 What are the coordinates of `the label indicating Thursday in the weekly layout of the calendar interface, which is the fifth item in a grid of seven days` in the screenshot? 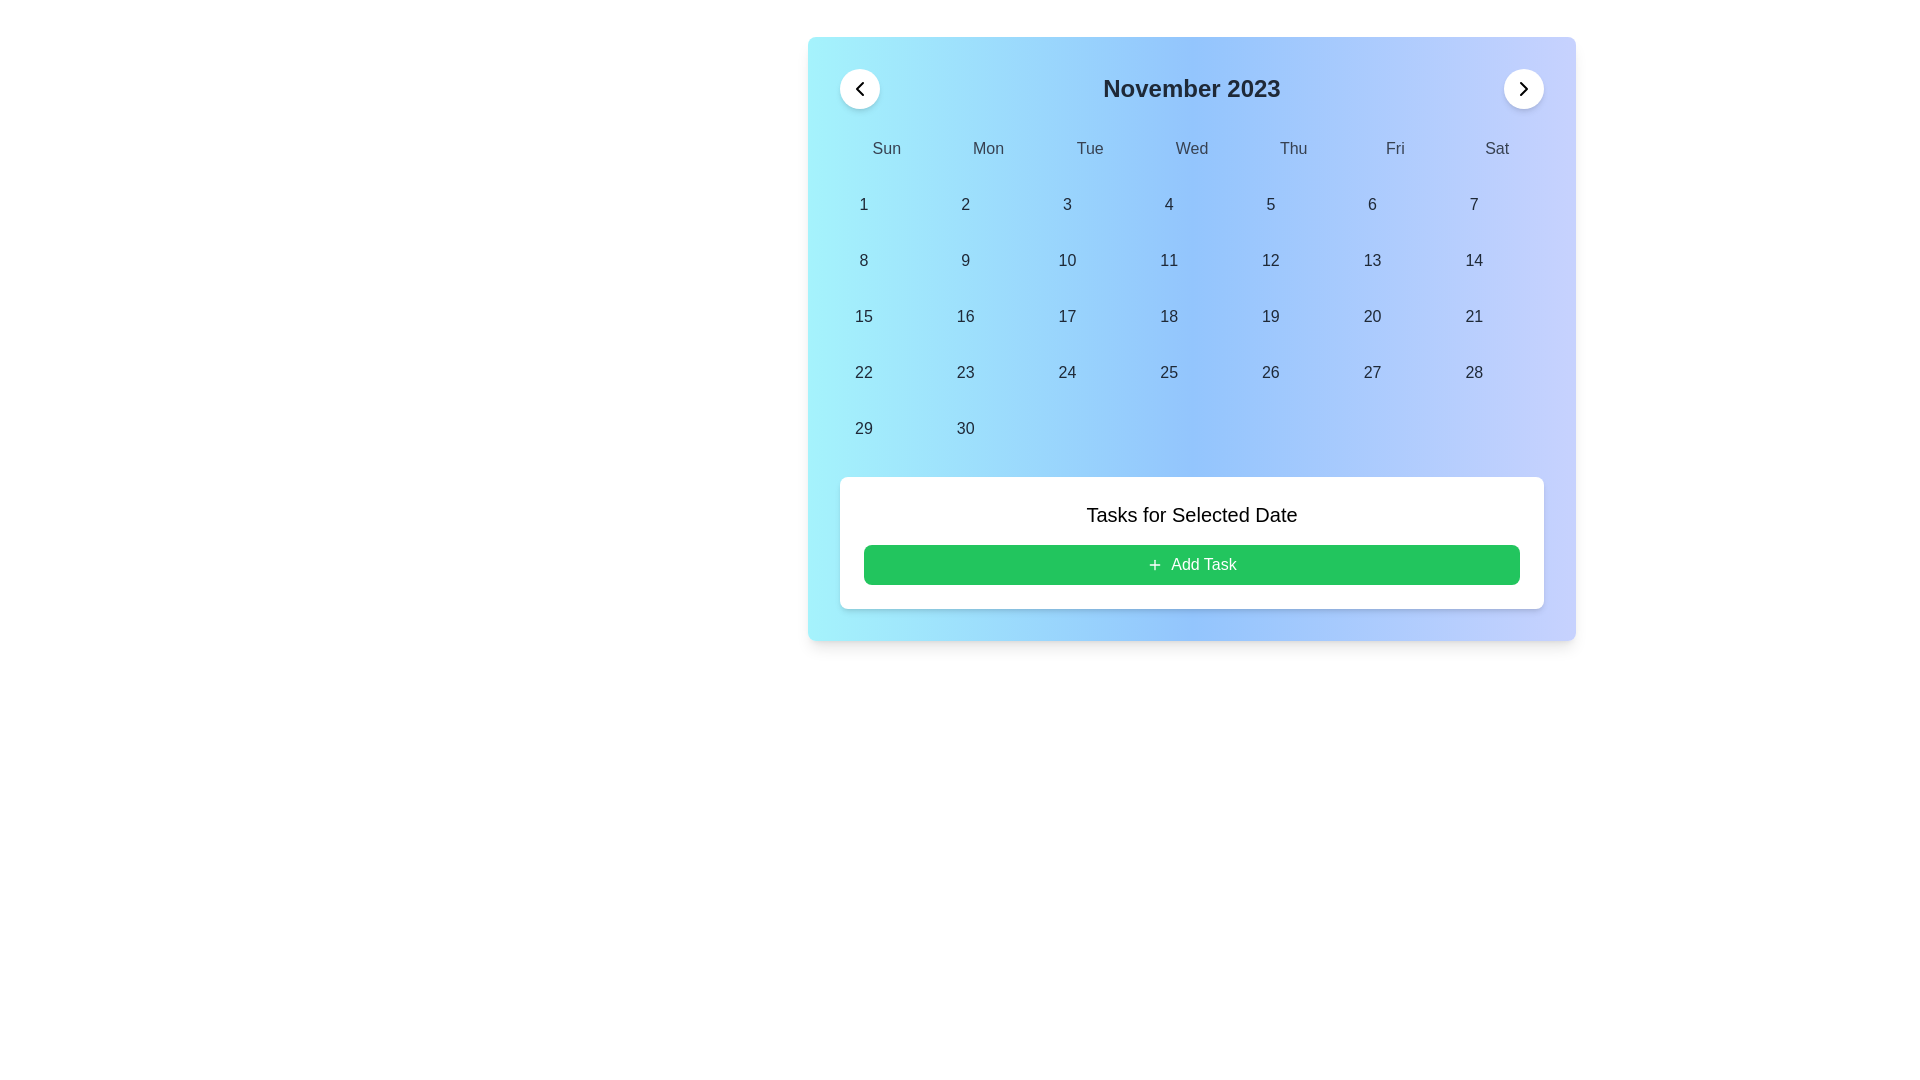 It's located at (1293, 148).